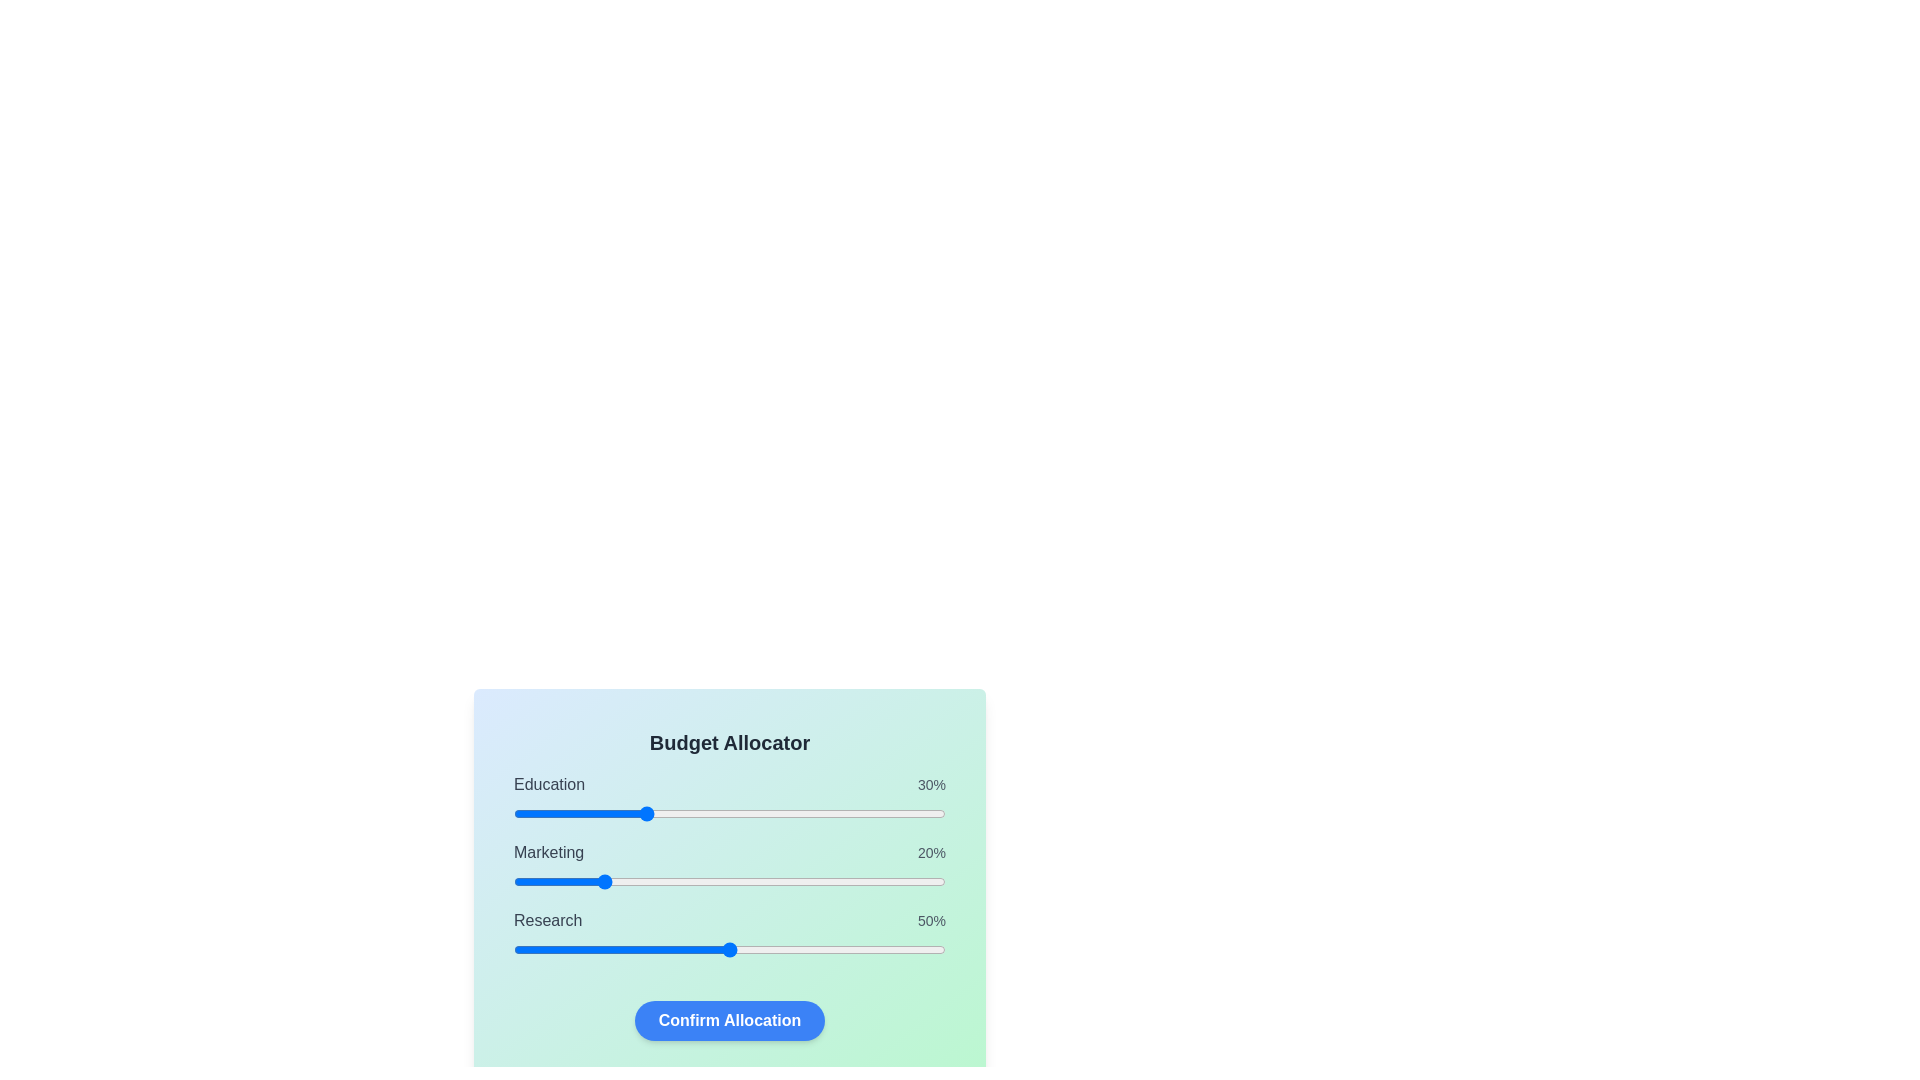  Describe the element at coordinates (522, 948) in the screenshot. I see `the Research allocation slider to 2%` at that location.